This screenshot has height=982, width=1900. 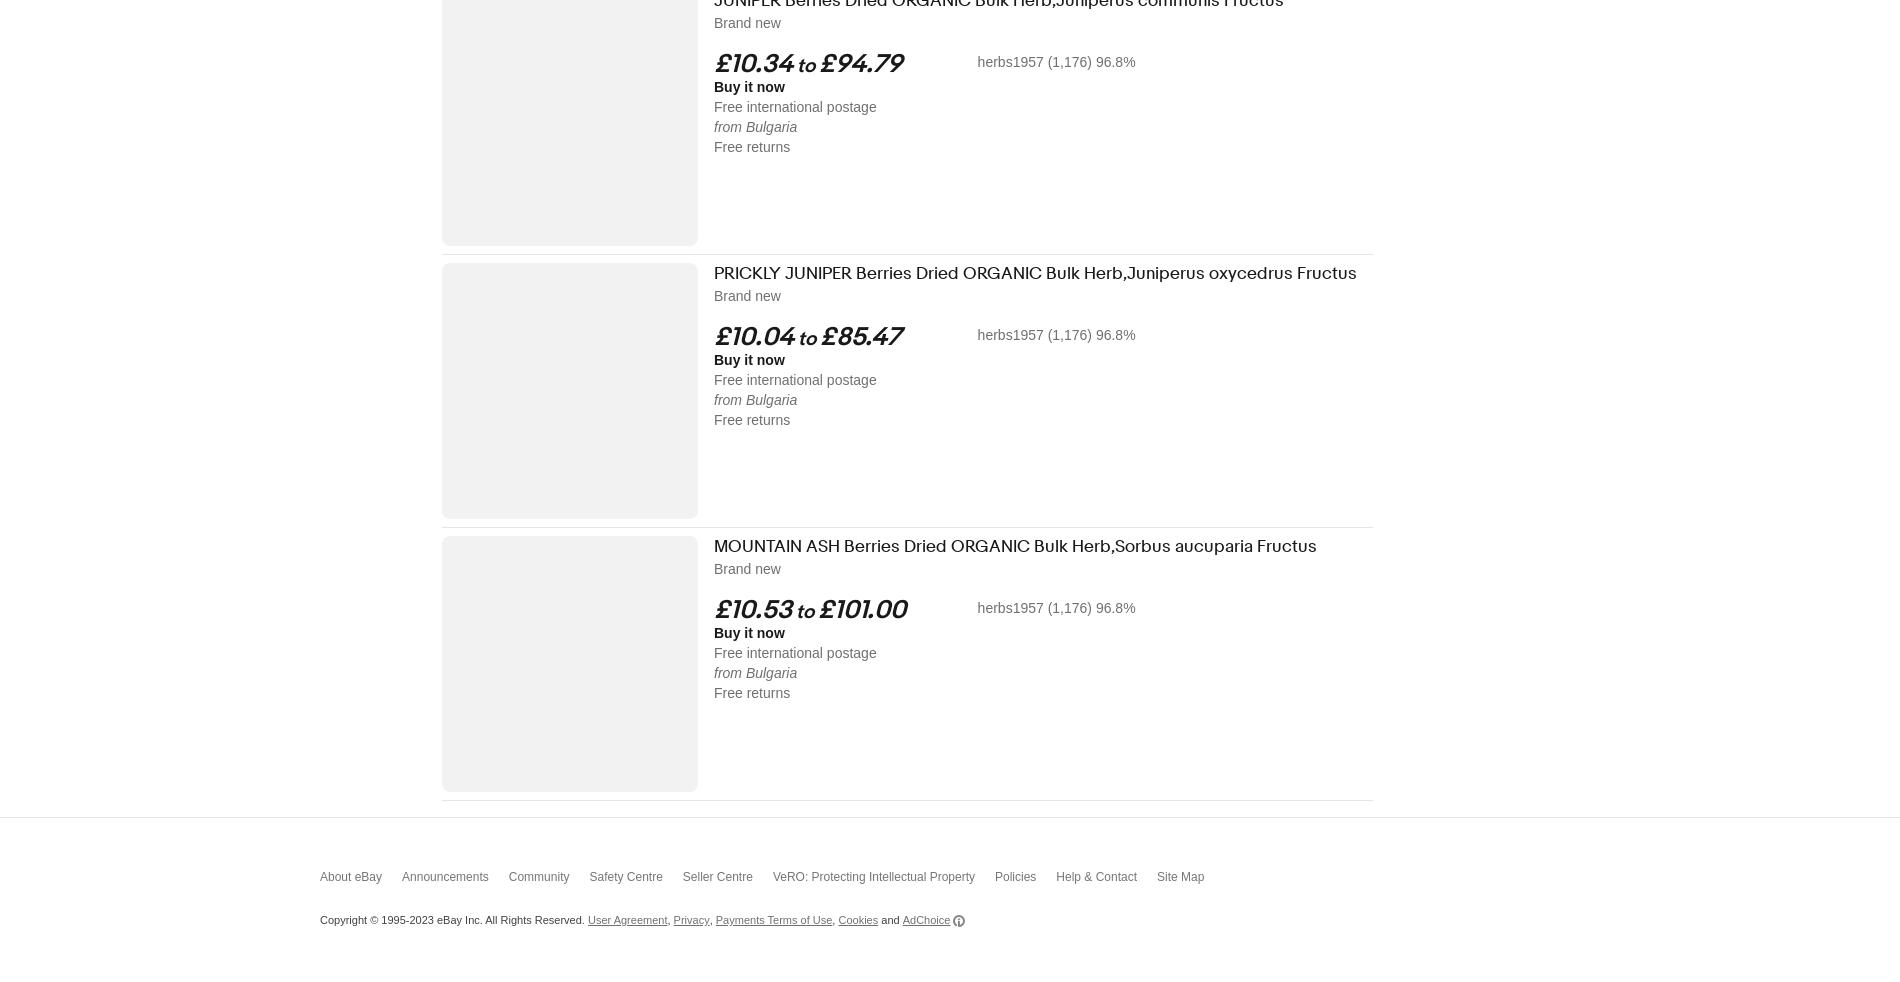 What do you see at coordinates (751, 609) in the screenshot?
I see `'£10.53'` at bounding box center [751, 609].